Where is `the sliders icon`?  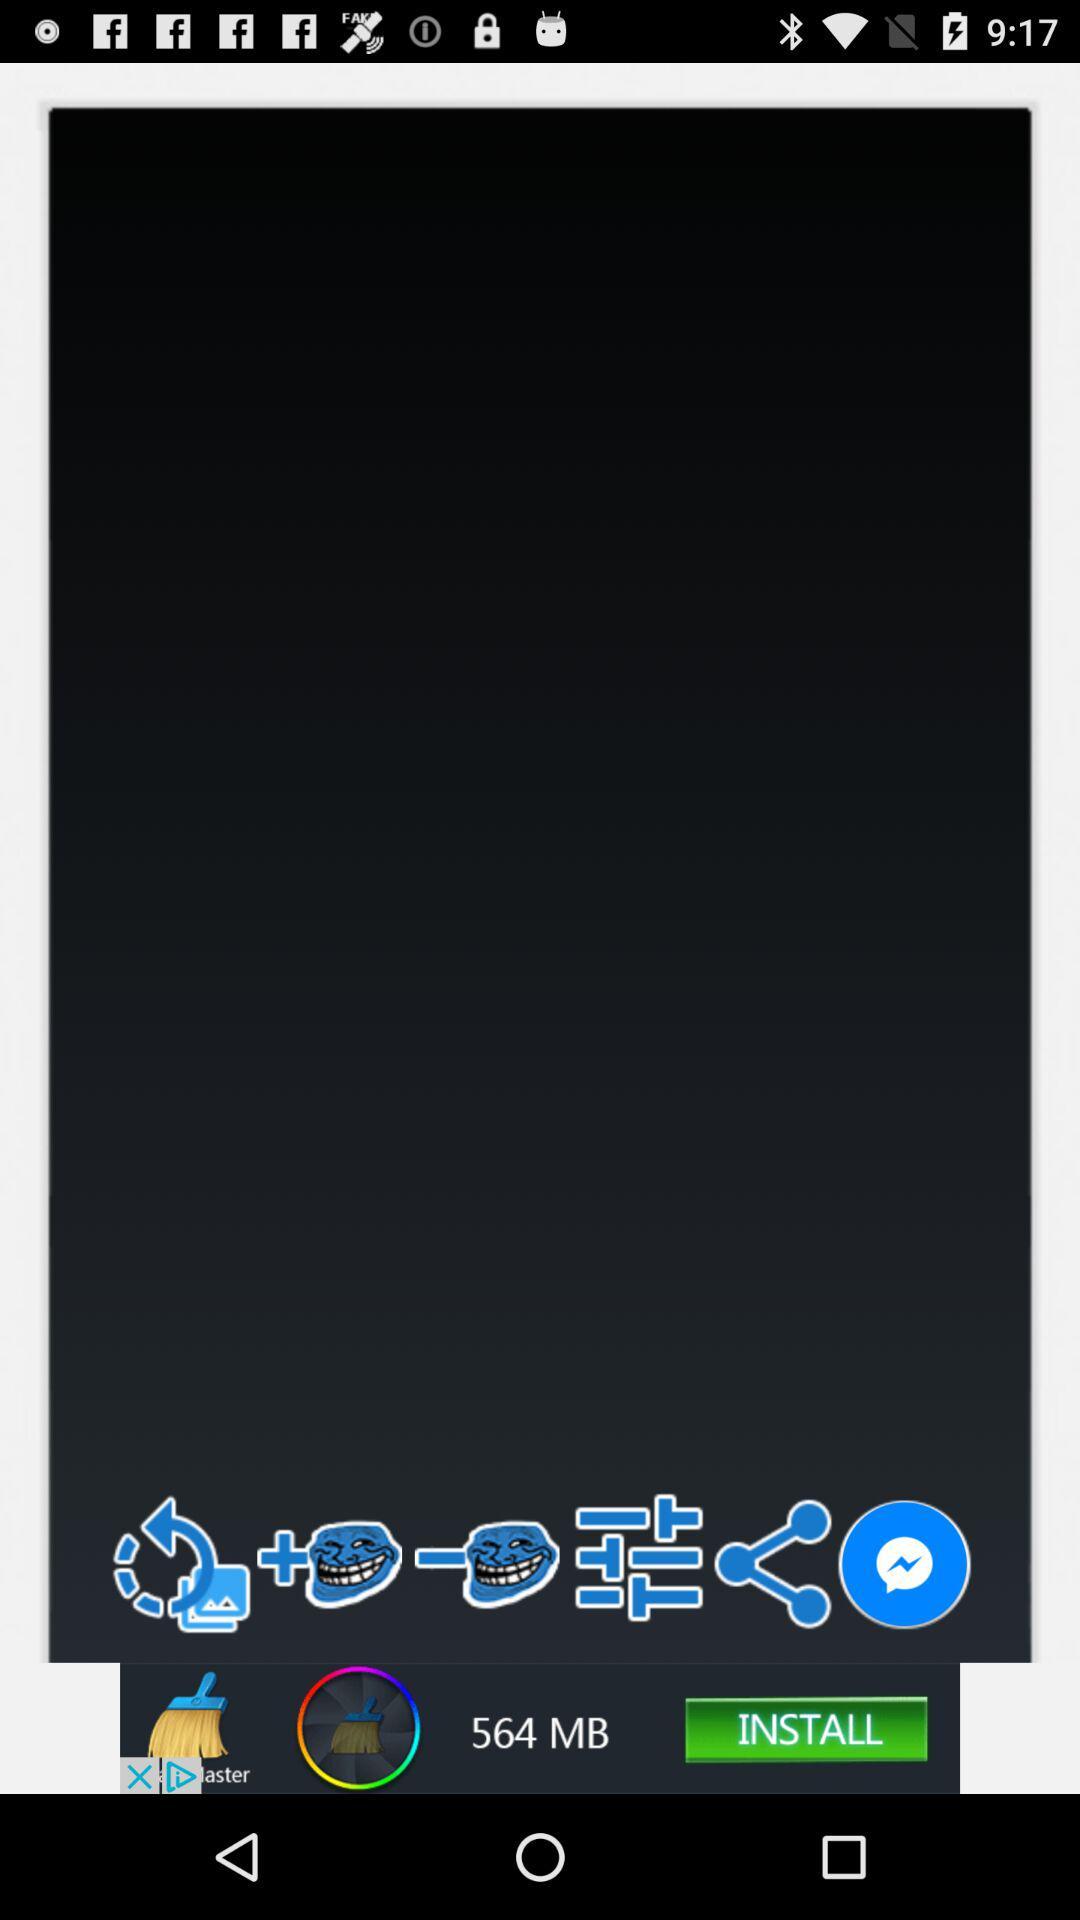 the sliders icon is located at coordinates (639, 1667).